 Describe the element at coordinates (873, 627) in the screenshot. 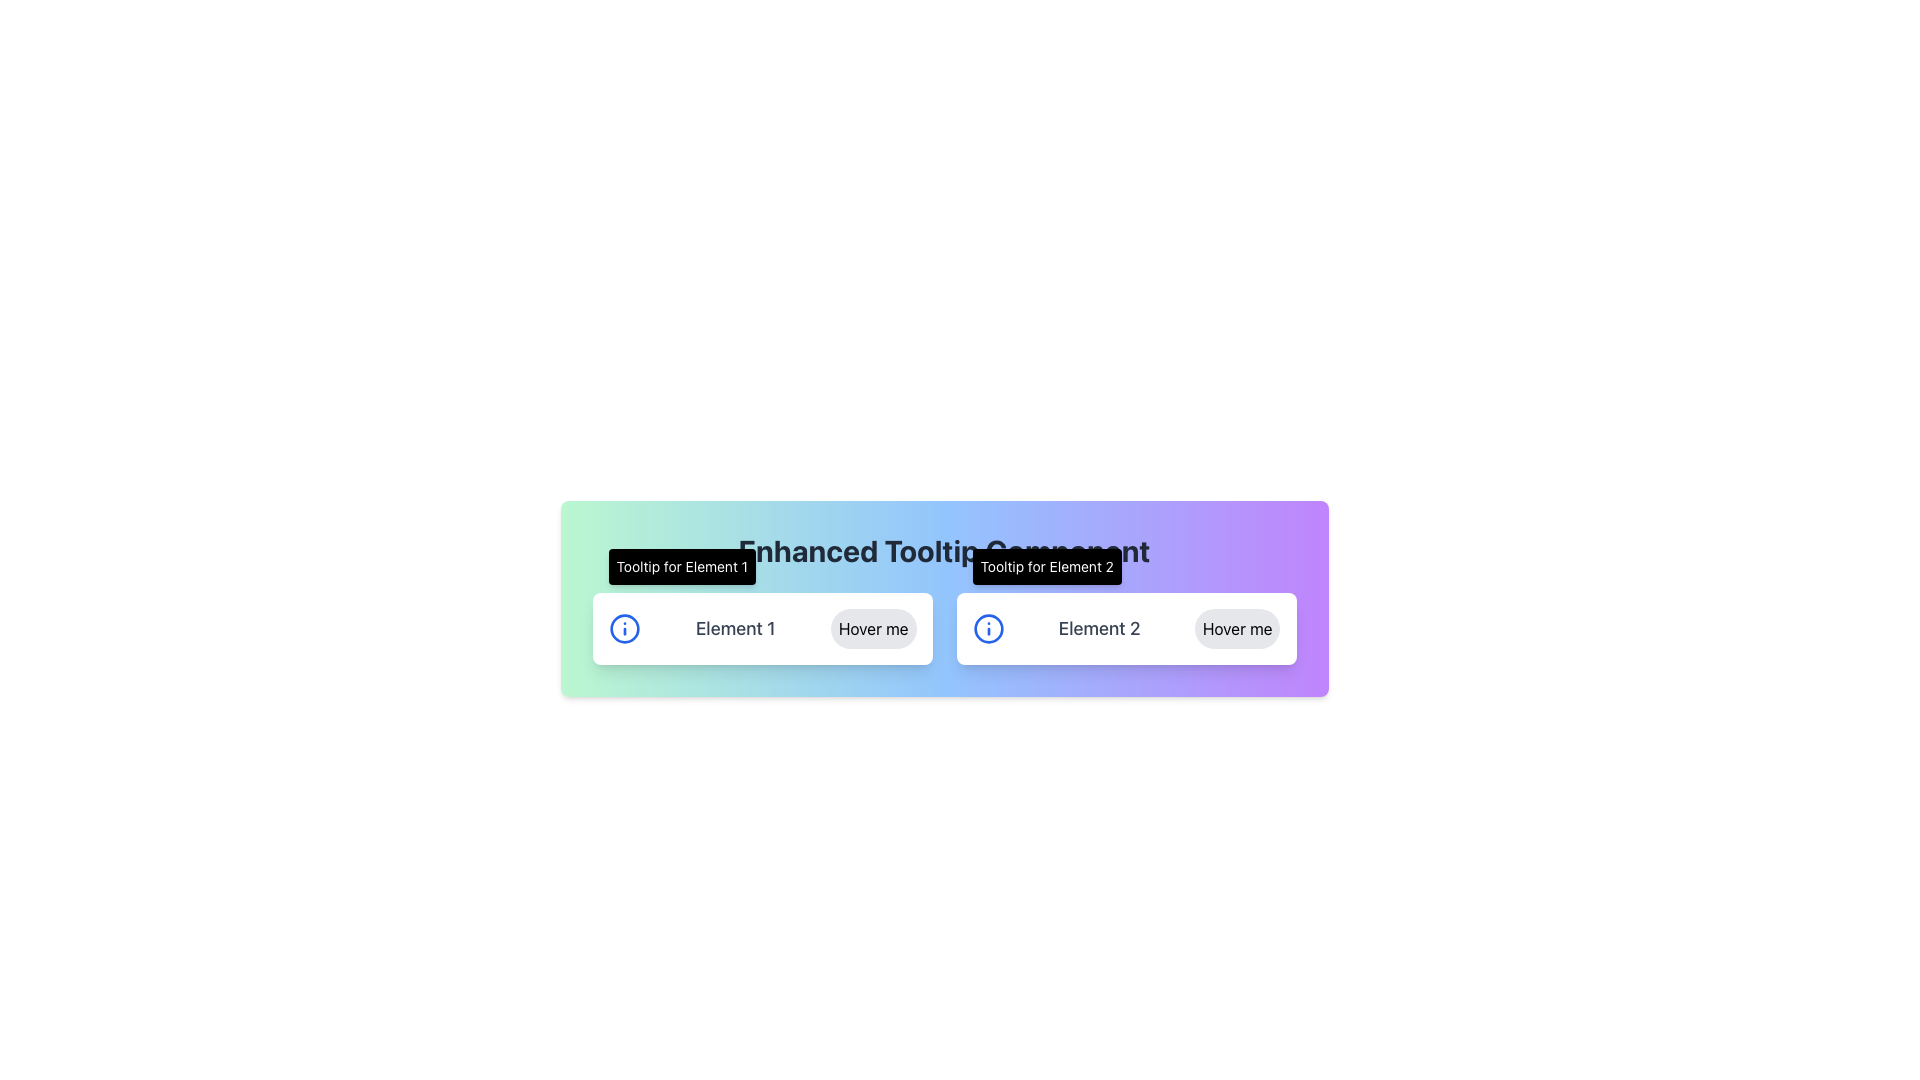

I see `the button labeled 'Hover me' which is styled in light gray and positioned to the right of 'Element 1'` at that location.